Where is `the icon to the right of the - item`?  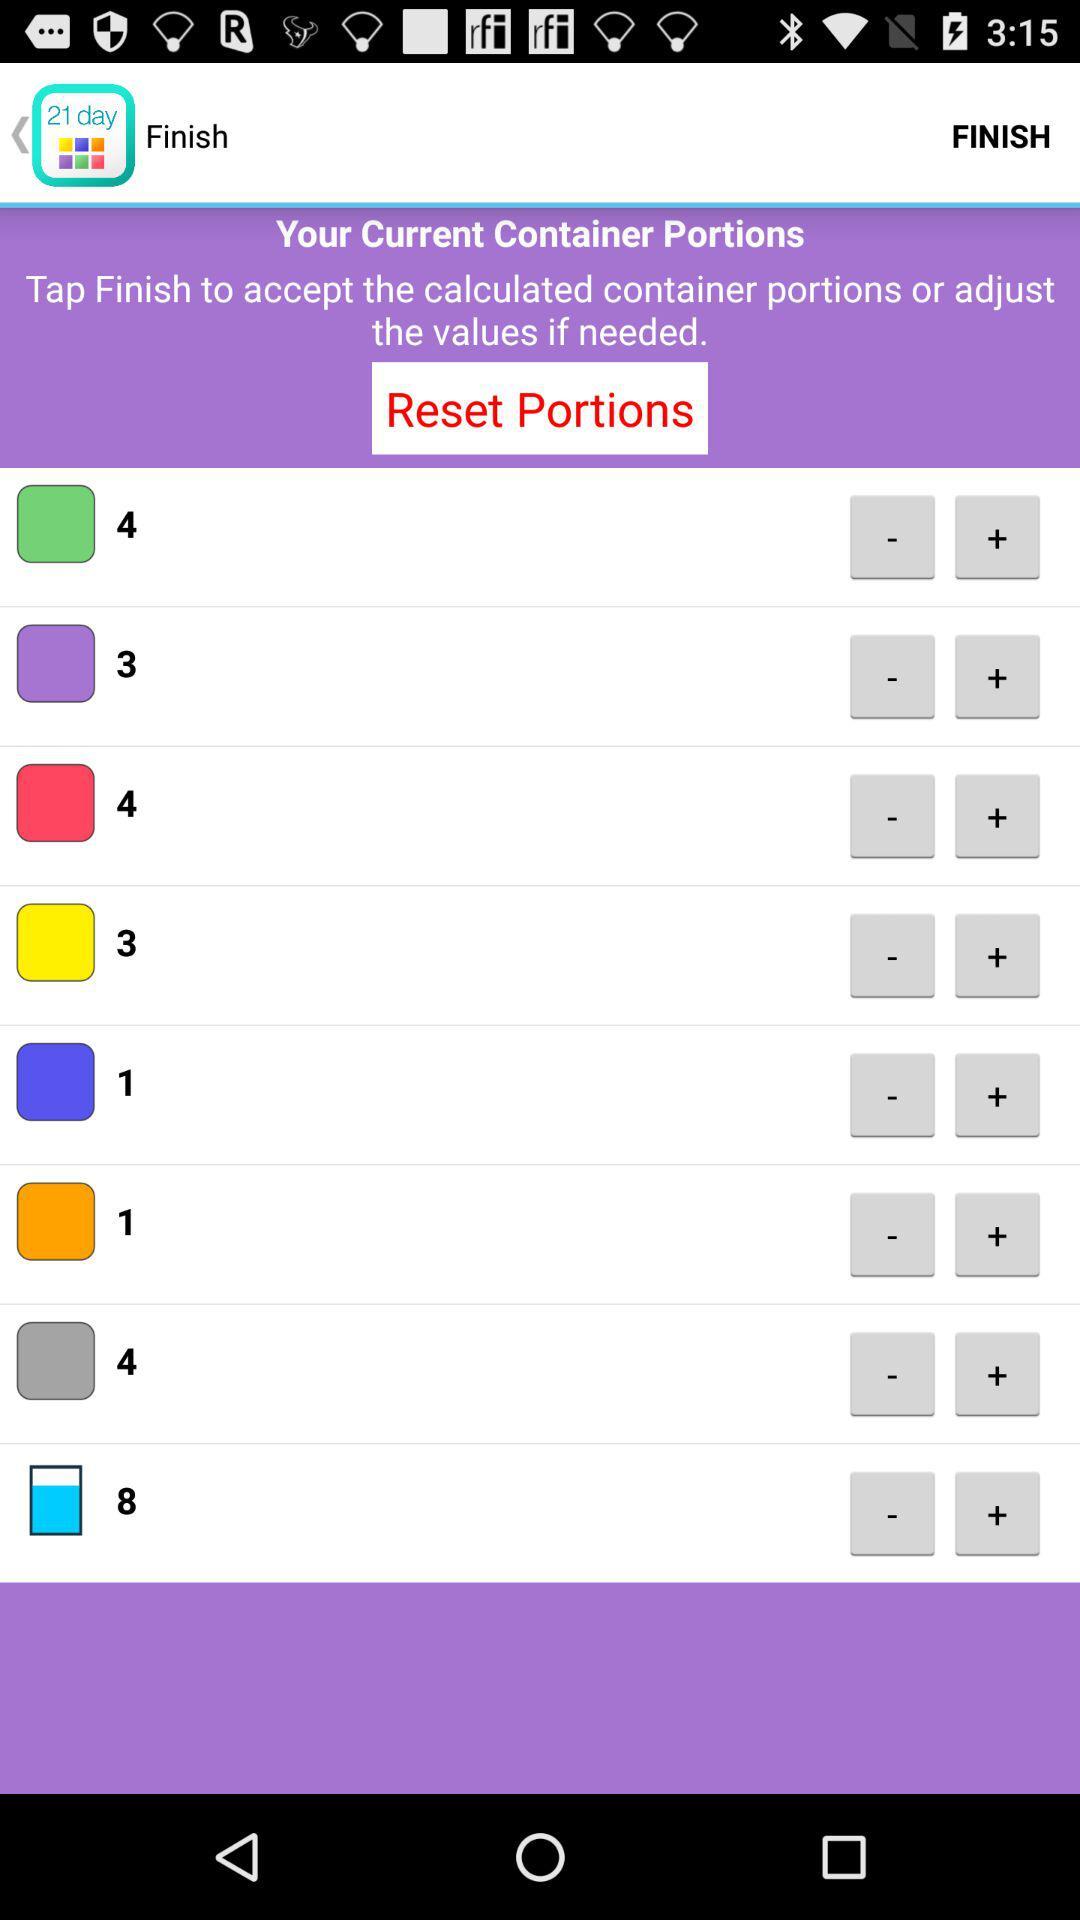 the icon to the right of the - item is located at coordinates (997, 1372).